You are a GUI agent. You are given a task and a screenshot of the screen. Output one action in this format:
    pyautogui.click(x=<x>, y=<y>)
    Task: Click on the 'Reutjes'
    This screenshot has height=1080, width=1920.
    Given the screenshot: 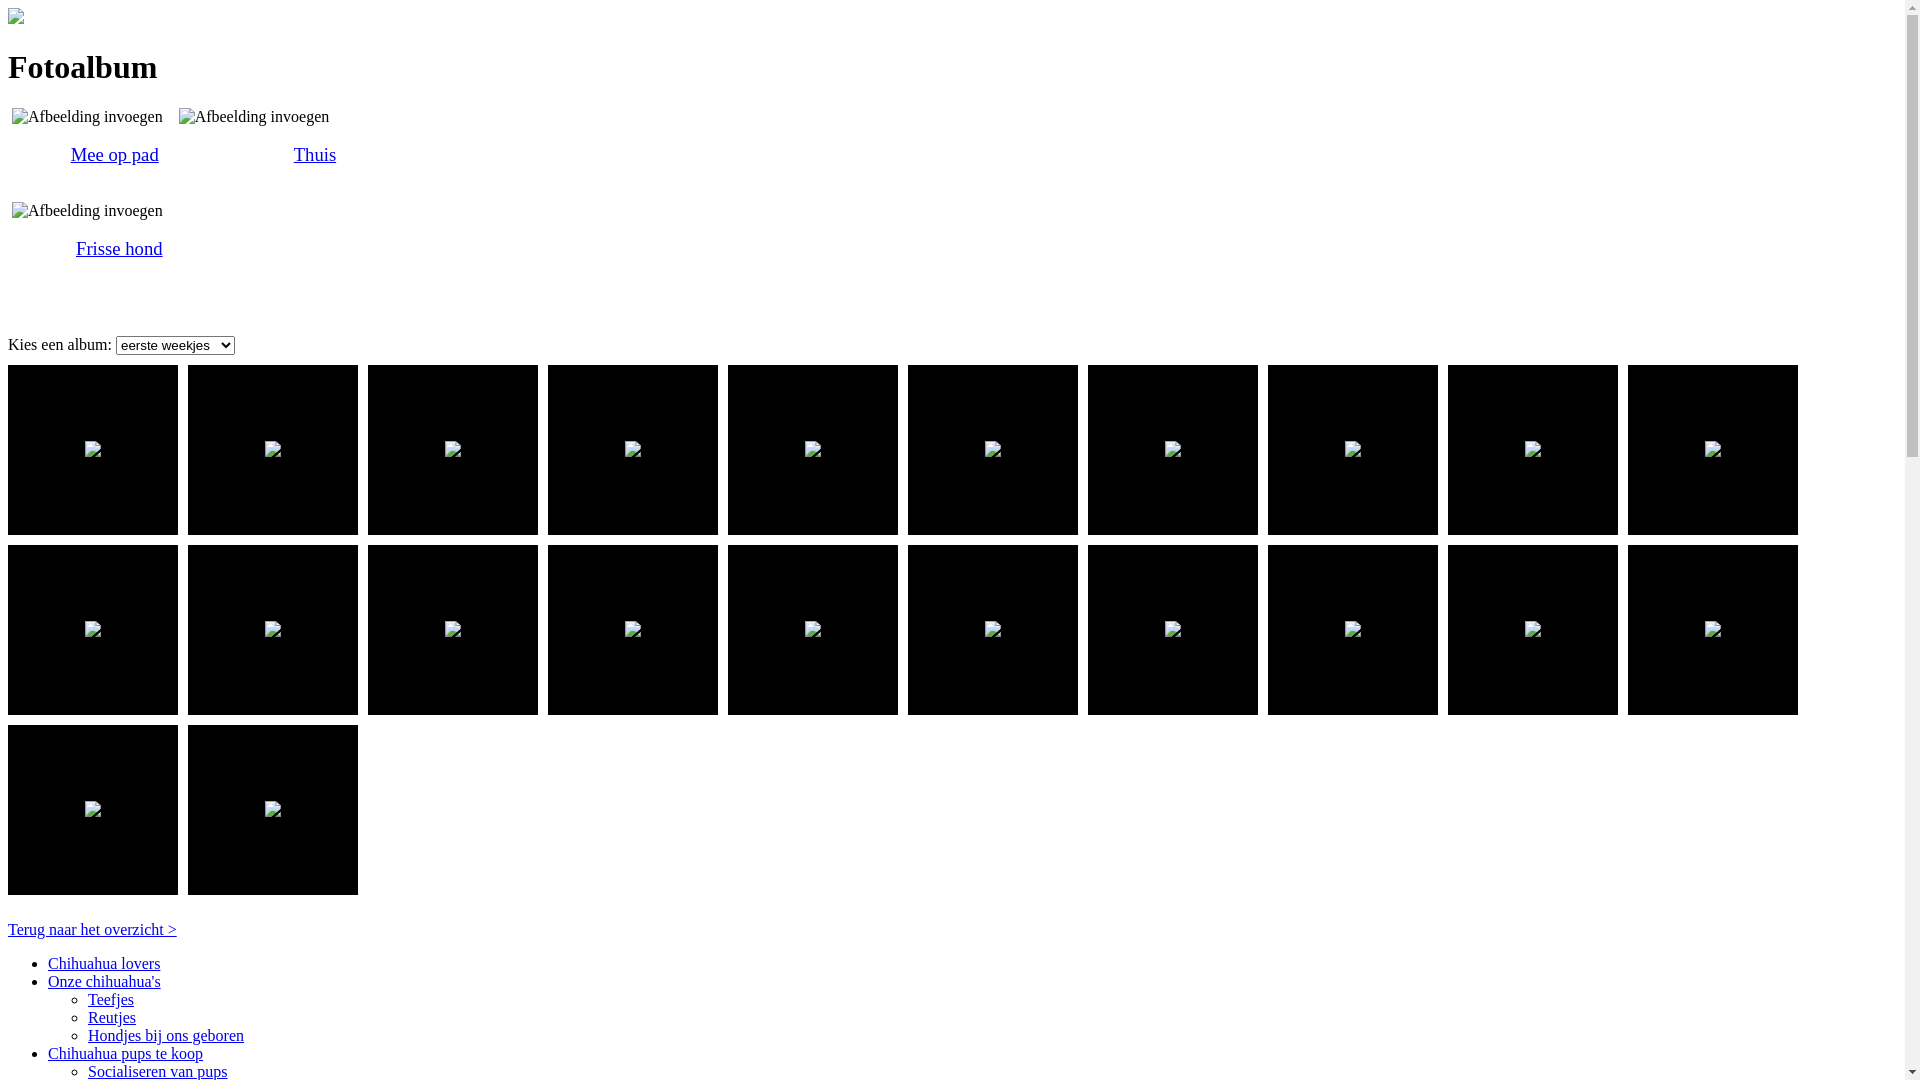 What is the action you would take?
    pyautogui.click(x=86, y=1017)
    